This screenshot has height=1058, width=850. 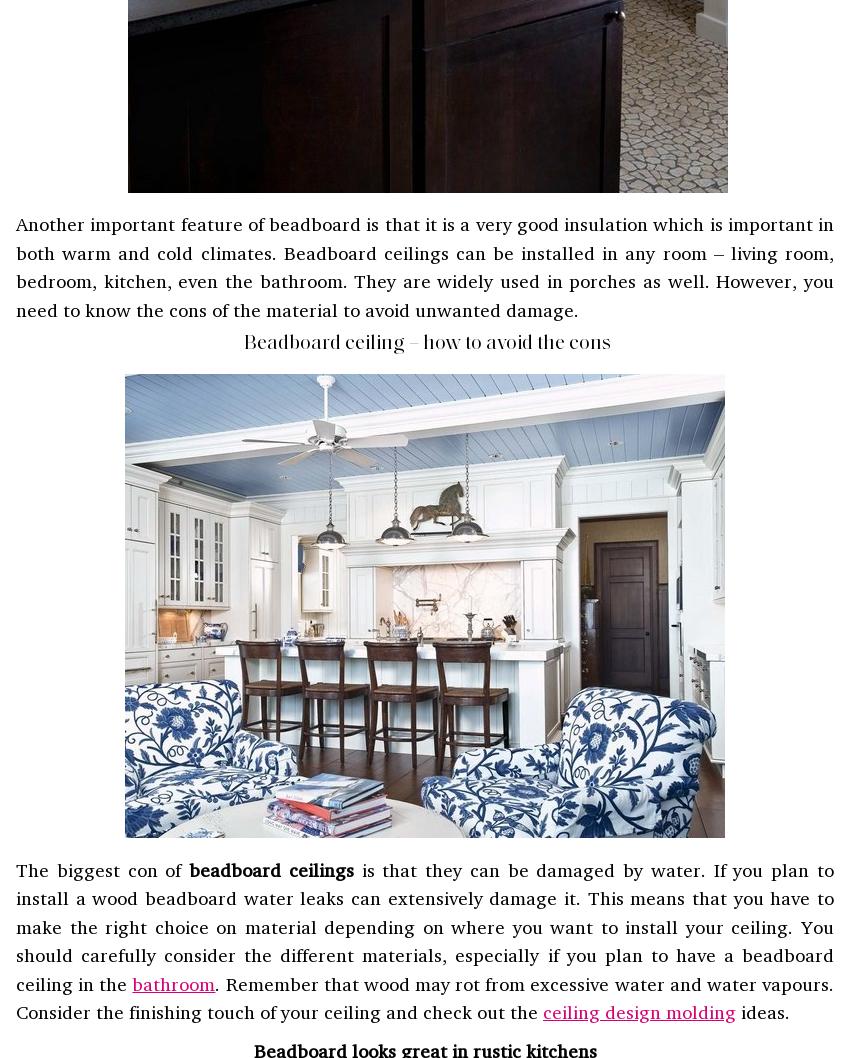 What do you see at coordinates (14, 868) in the screenshot?
I see `'The biggest con of'` at bounding box center [14, 868].